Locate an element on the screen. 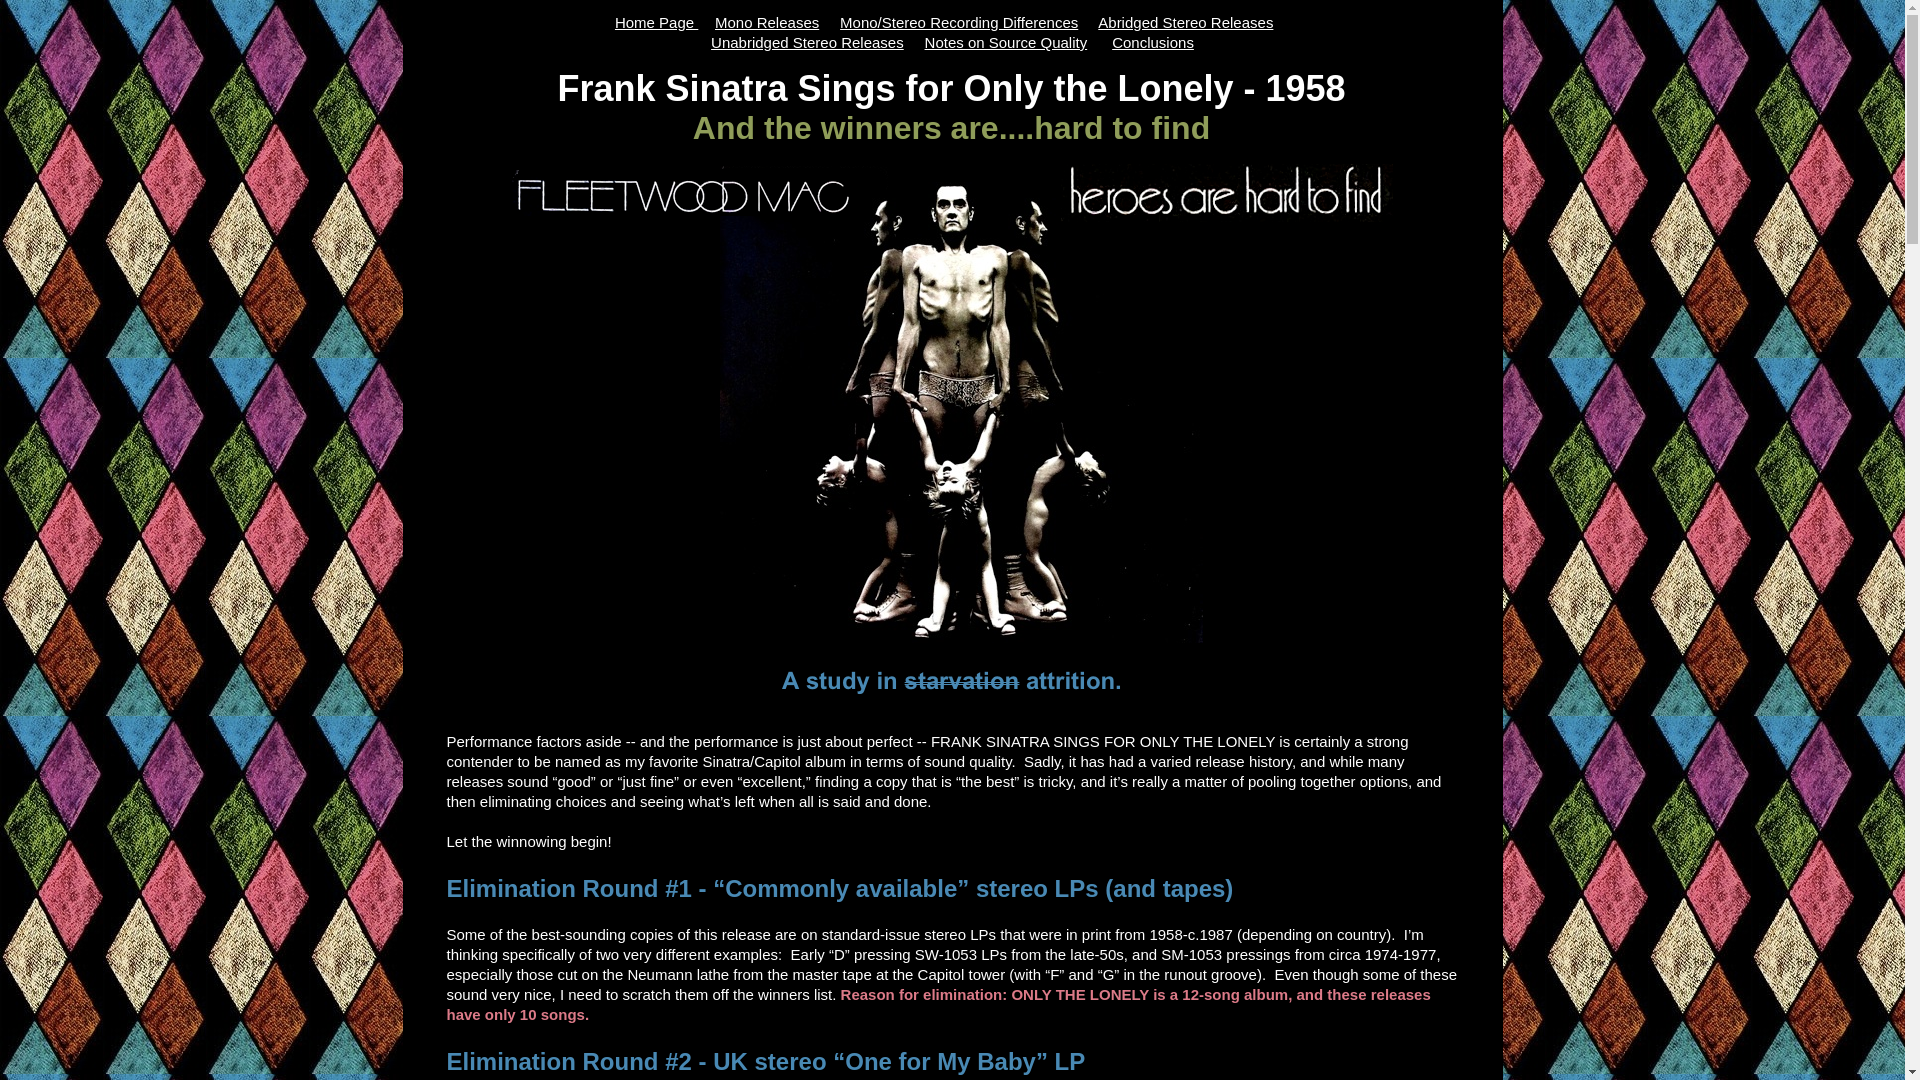  'Mono/Stereo Recording Differences' is located at coordinates (958, 22).